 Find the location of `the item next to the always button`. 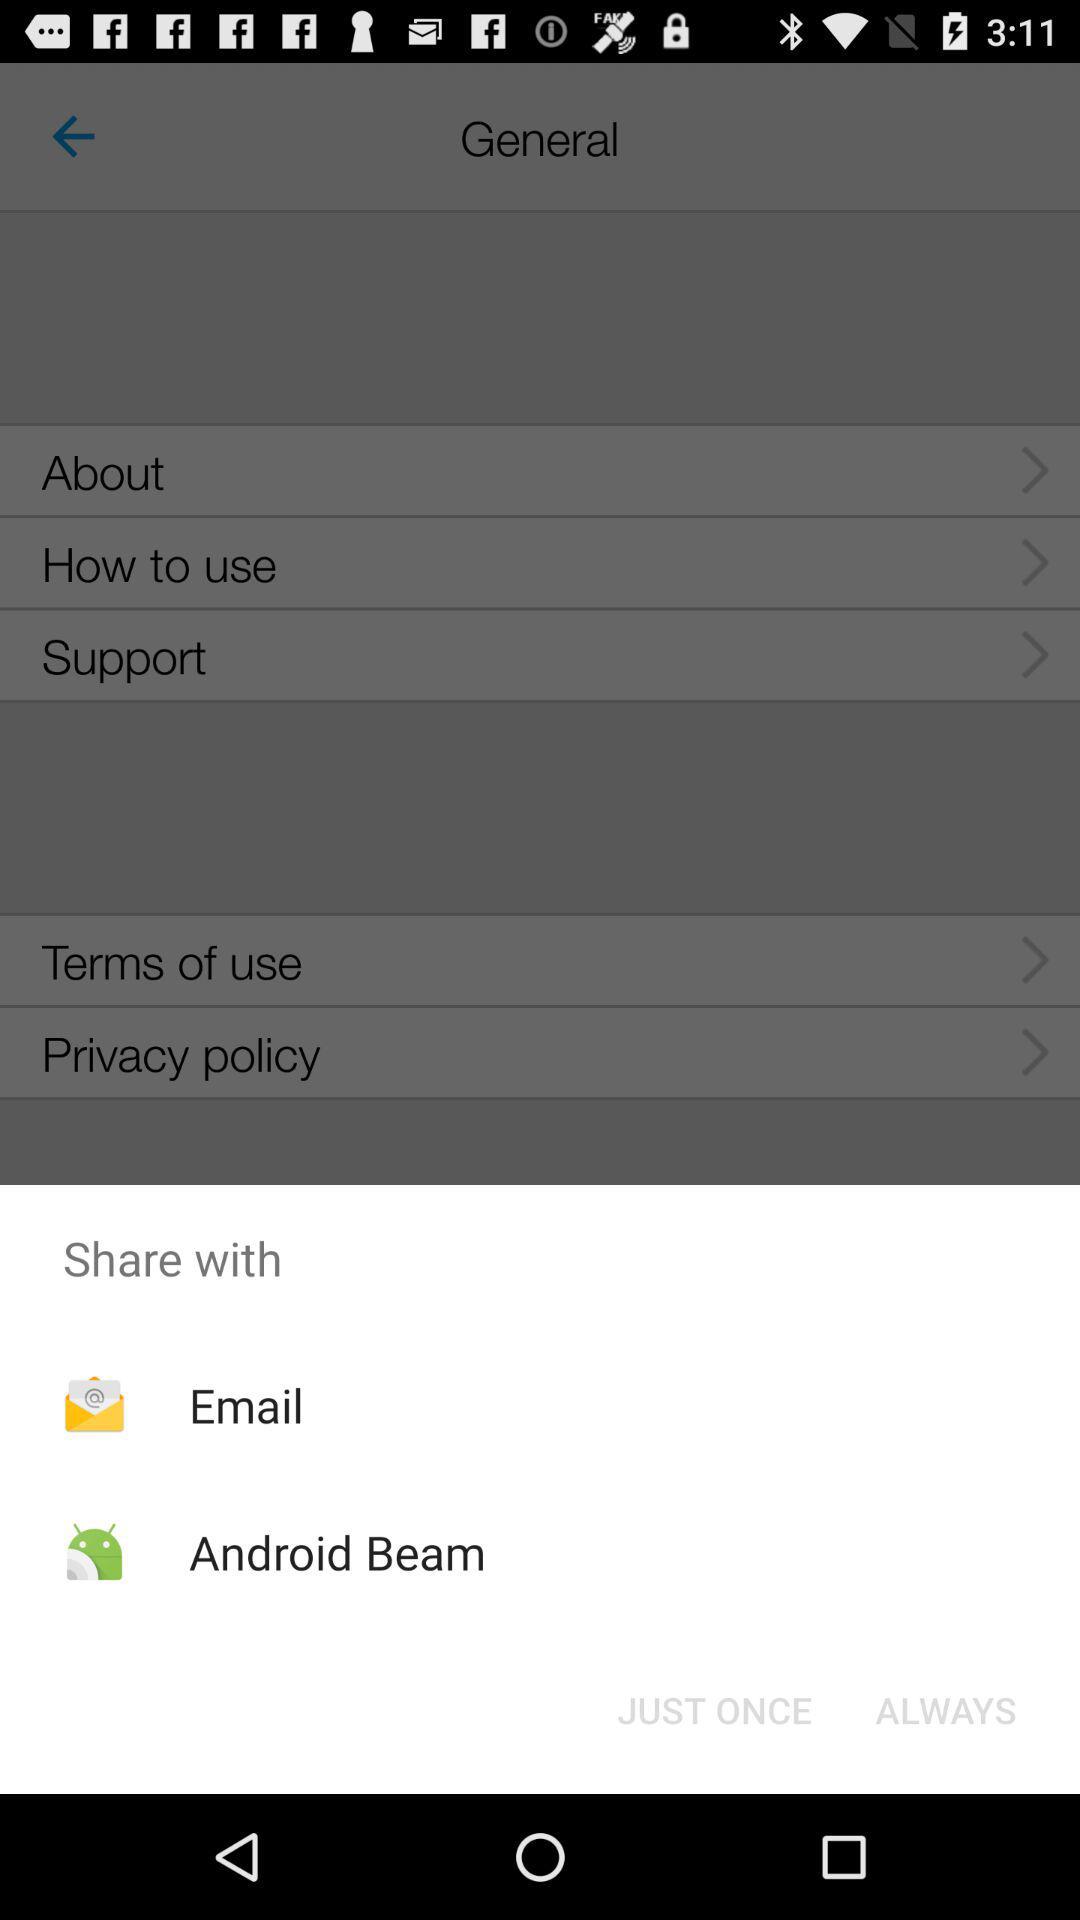

the item next to the always button is located at coordinates (713, 1708).